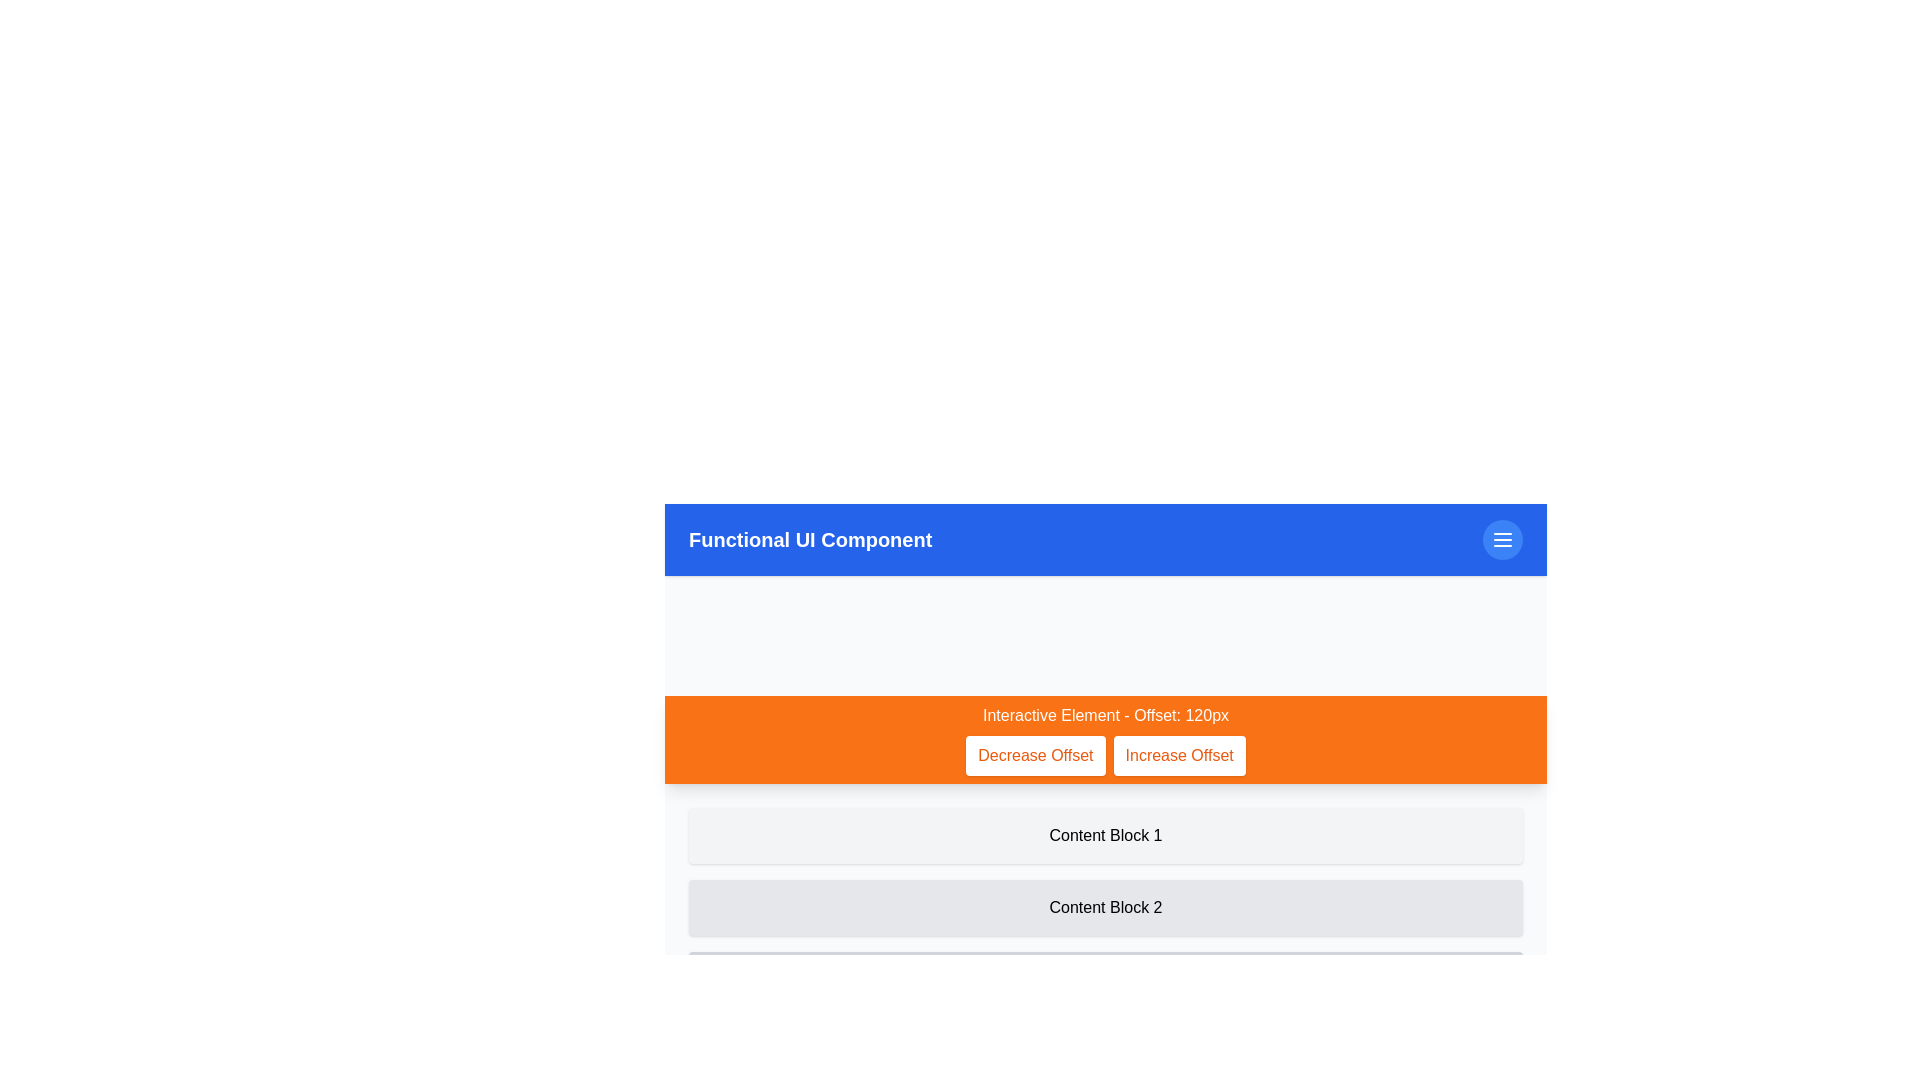  What do you see at coordinates (1104, 756) in the screenshot?
I see `the 'Increase Offset' button in the Button Group, which is part of the orange background bar labeled 'Interactive Element - Offset: 120px'` at bounding box center [1104, 756].